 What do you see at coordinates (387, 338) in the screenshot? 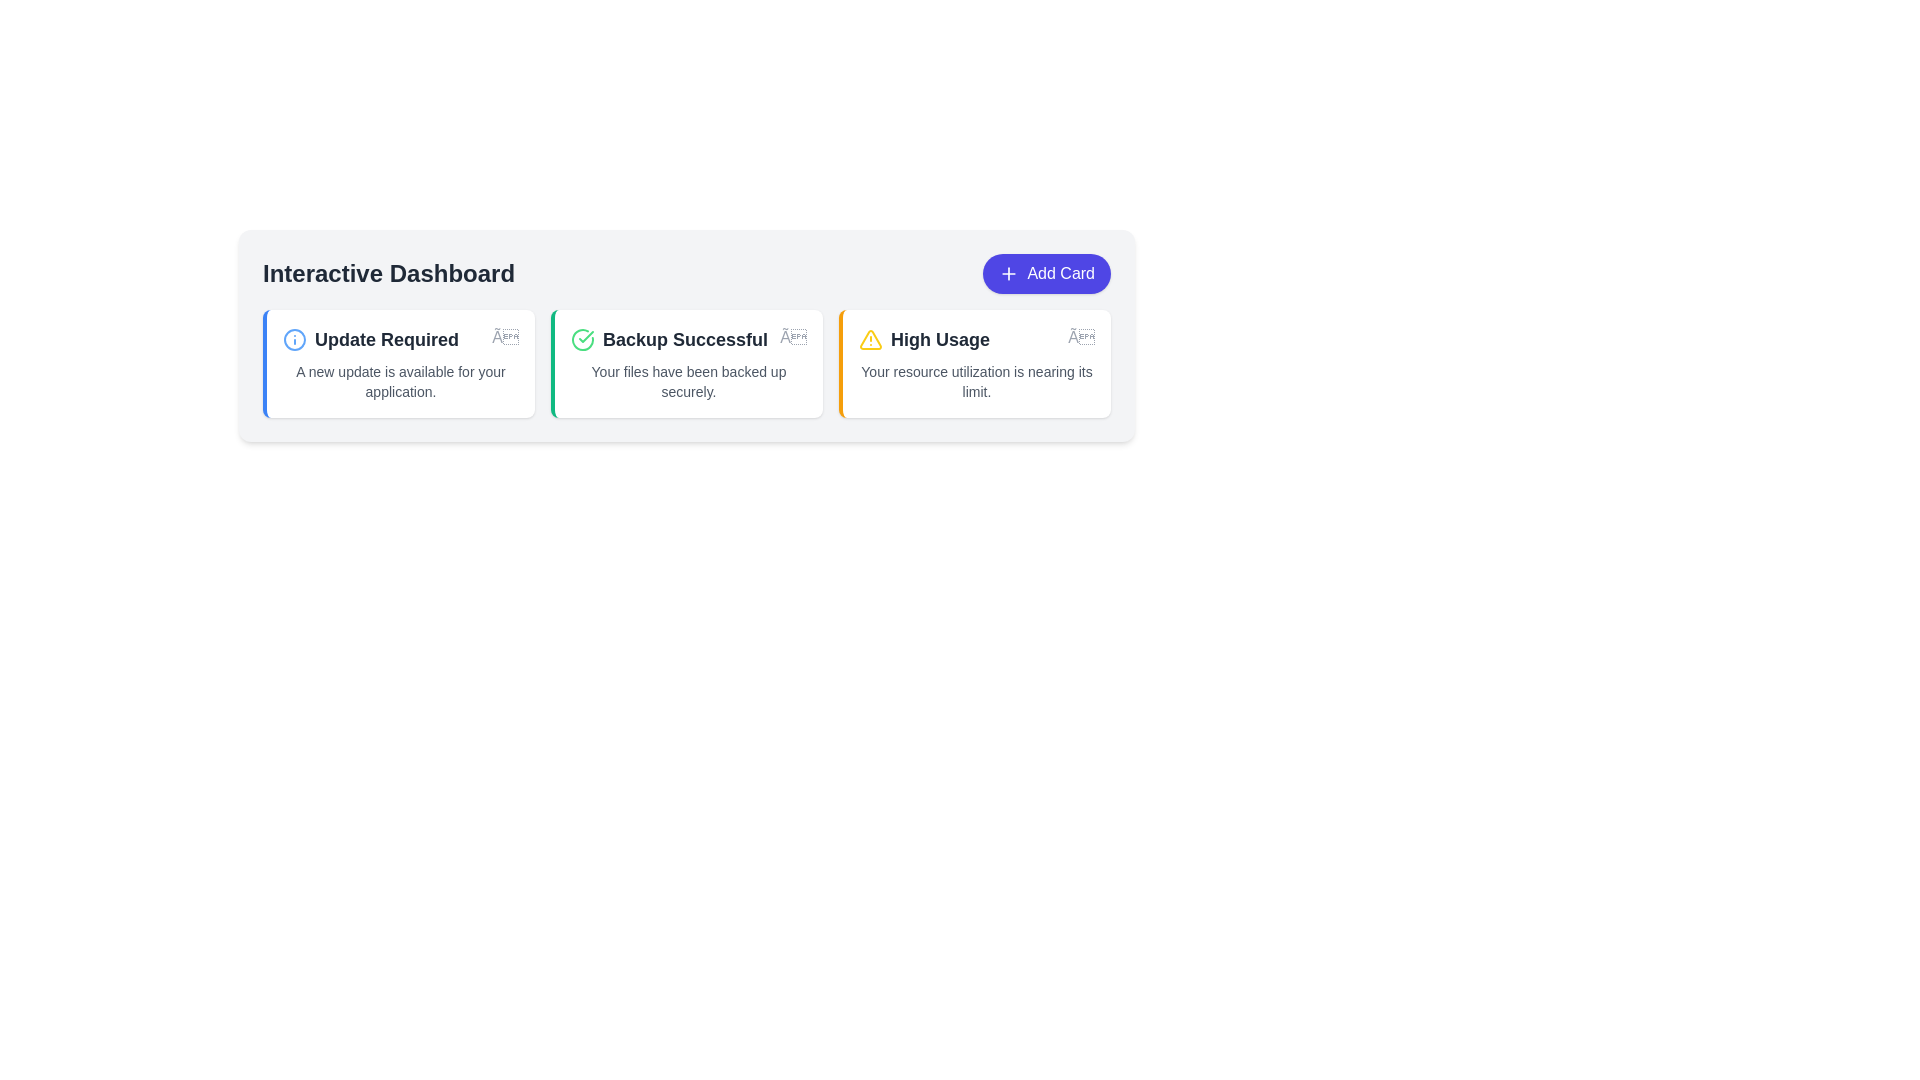
I see `the primary header text in the first card that indicates an important status or alert, located near the top-left of the interface` at bounding box center [387, 338].